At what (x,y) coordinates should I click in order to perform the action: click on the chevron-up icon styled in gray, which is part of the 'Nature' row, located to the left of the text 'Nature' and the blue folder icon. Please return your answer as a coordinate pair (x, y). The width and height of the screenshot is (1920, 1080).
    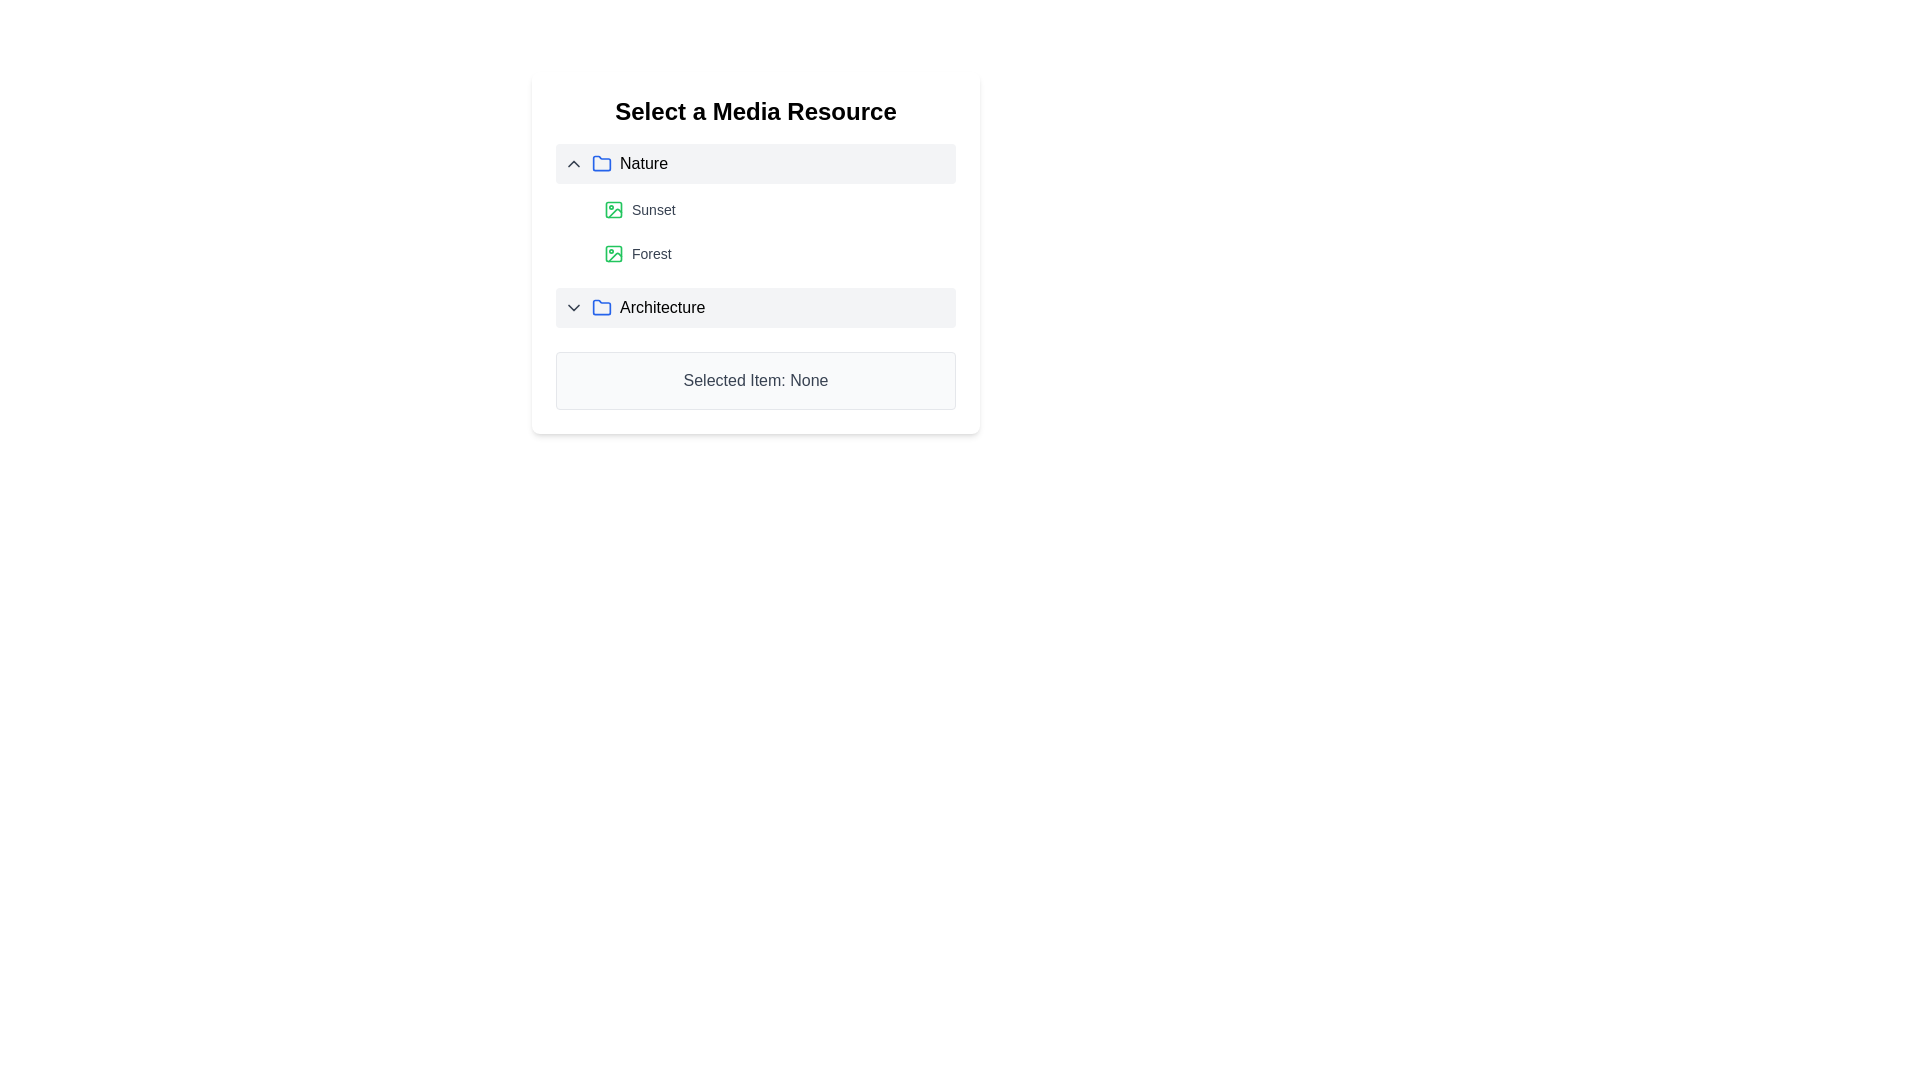
    Looking at the image, I should click on (573, 163).